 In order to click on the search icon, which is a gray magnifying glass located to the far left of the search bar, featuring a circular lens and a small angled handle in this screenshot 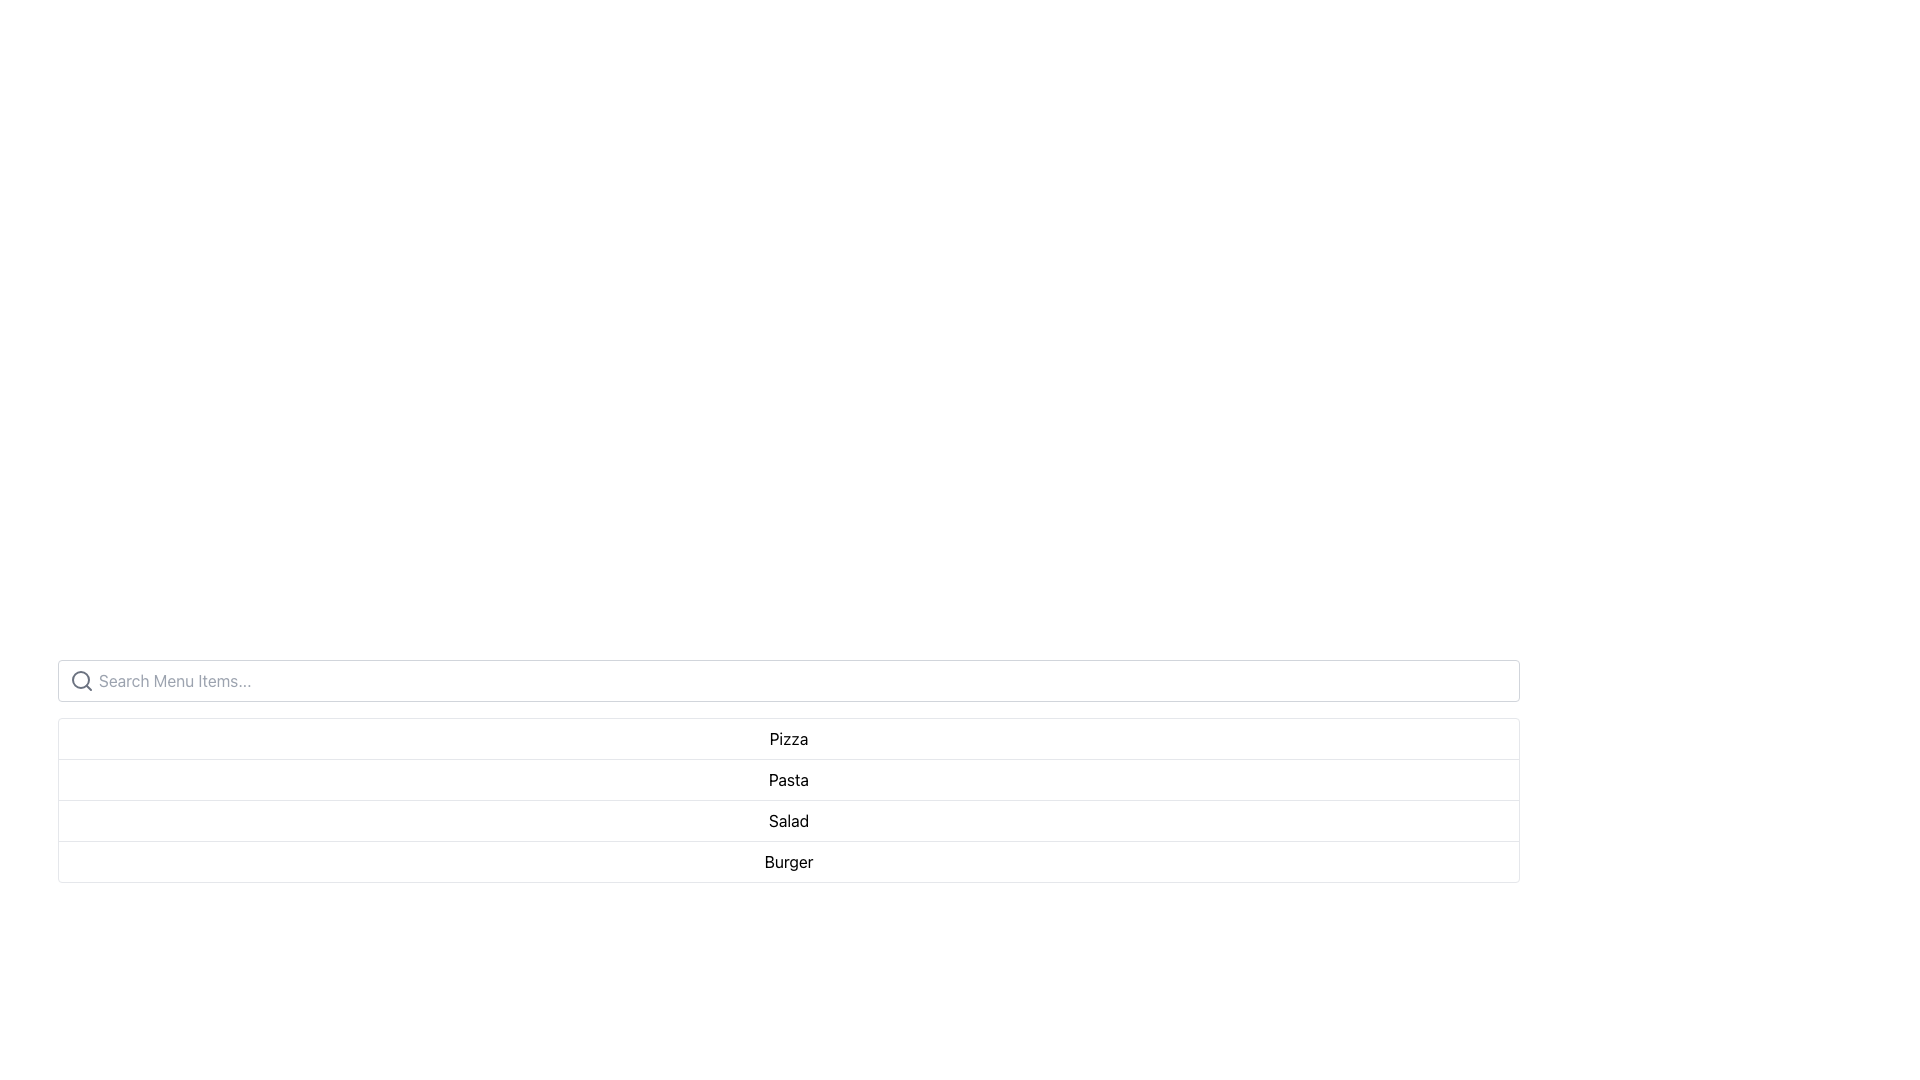, I will do `click(80, 680)`.